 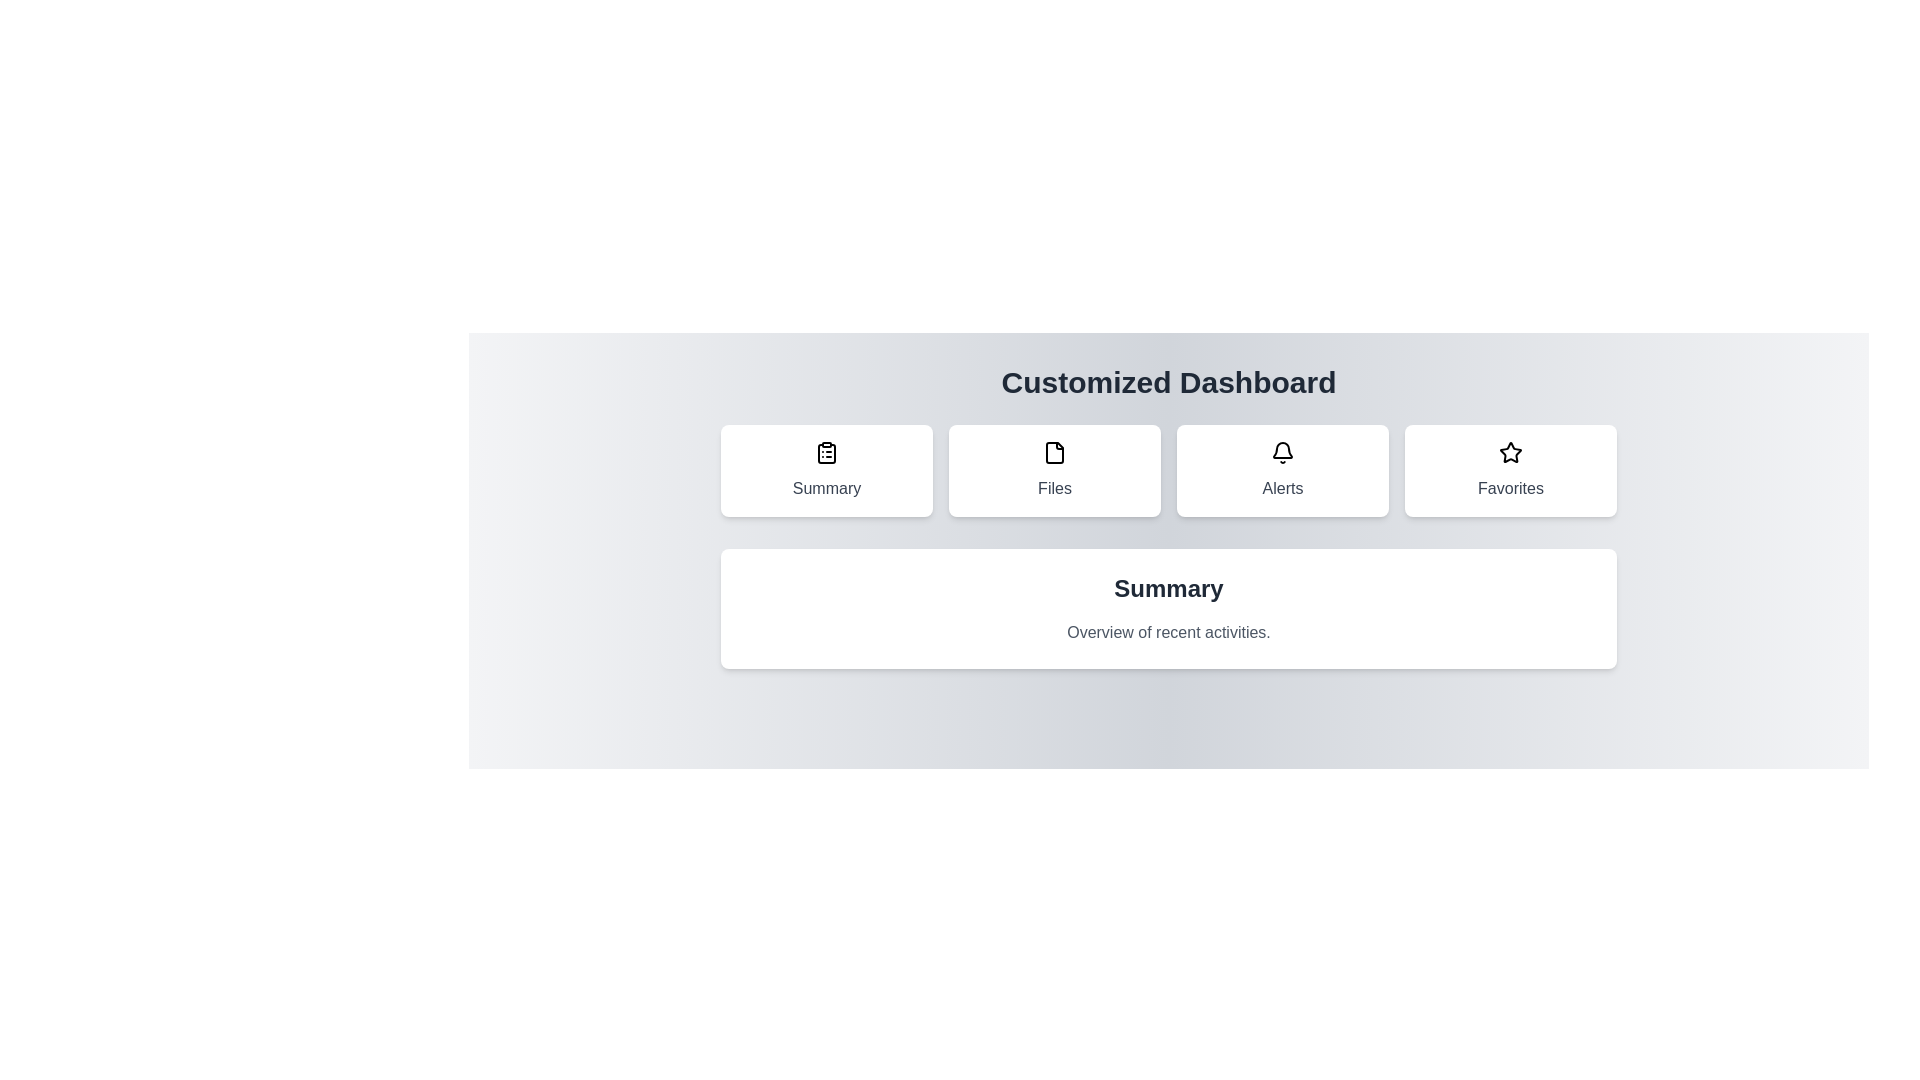 I want to click on the text label that indicates the purpose of the adjacent bell icon, which is part of an alert functionalities card located in the upper section of the view, so click(x=1282, y=489).